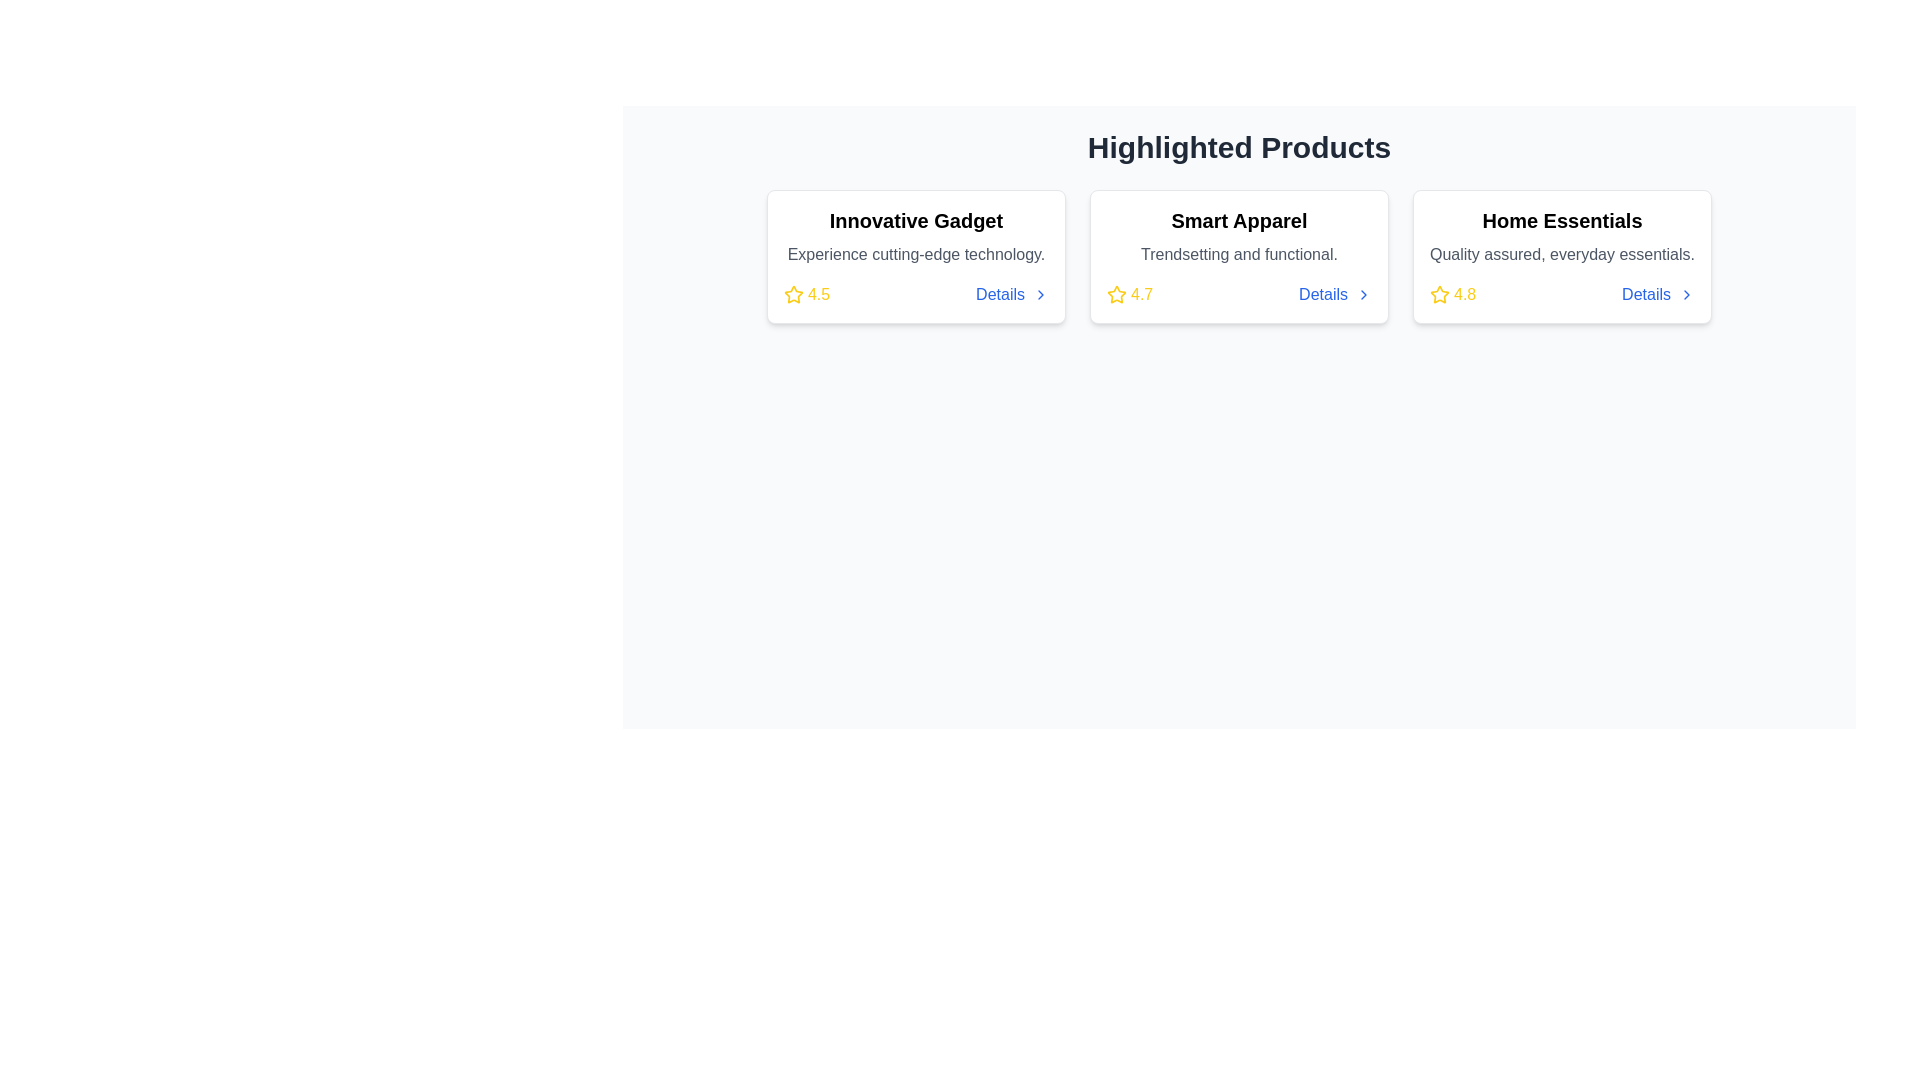  What do you see at coordinates (807, 294) in the screenshot?
I see `the Rating display component showing a score of '4.5' on the card labeled 'Innovative Gadget' located in the top-left area of the card` at bounding box center [807, 294].